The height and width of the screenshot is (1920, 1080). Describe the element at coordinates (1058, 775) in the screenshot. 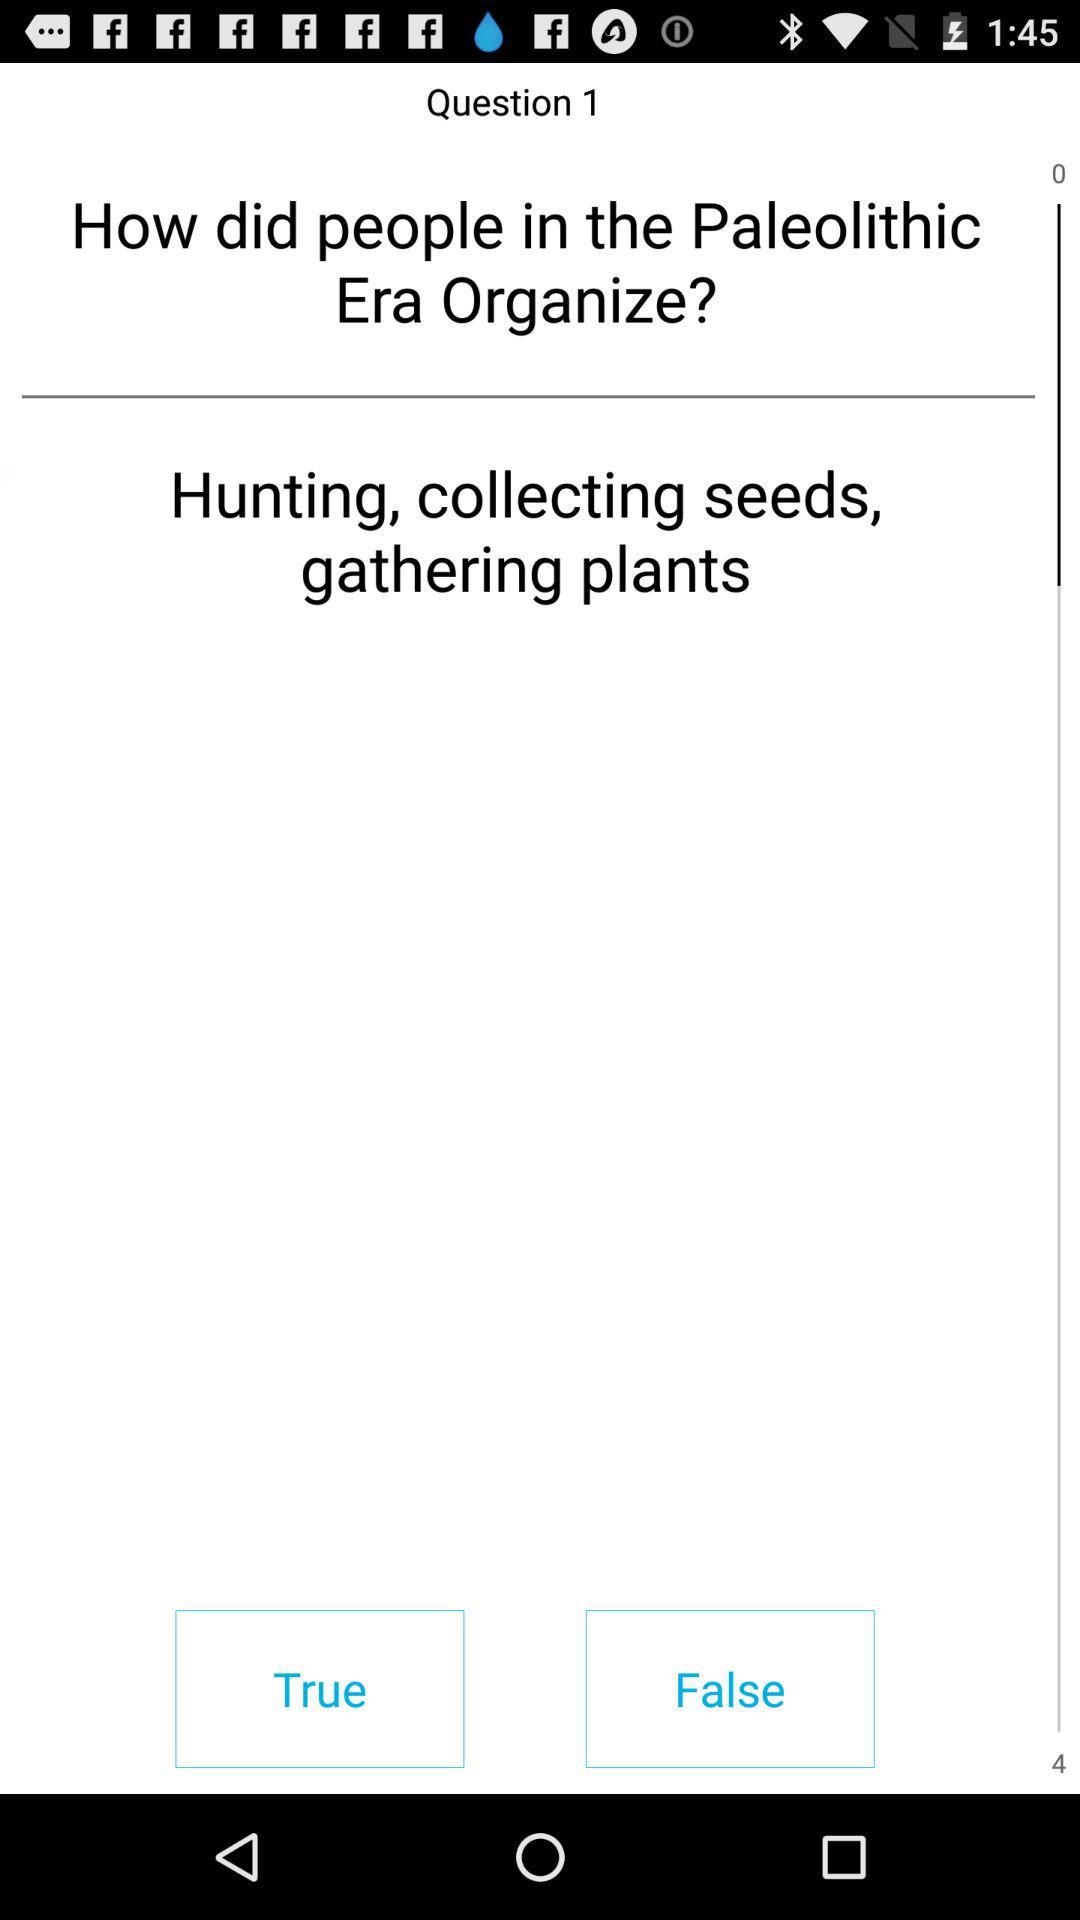

I see `icon to the right of hunting collecting seeds icon` at that location.